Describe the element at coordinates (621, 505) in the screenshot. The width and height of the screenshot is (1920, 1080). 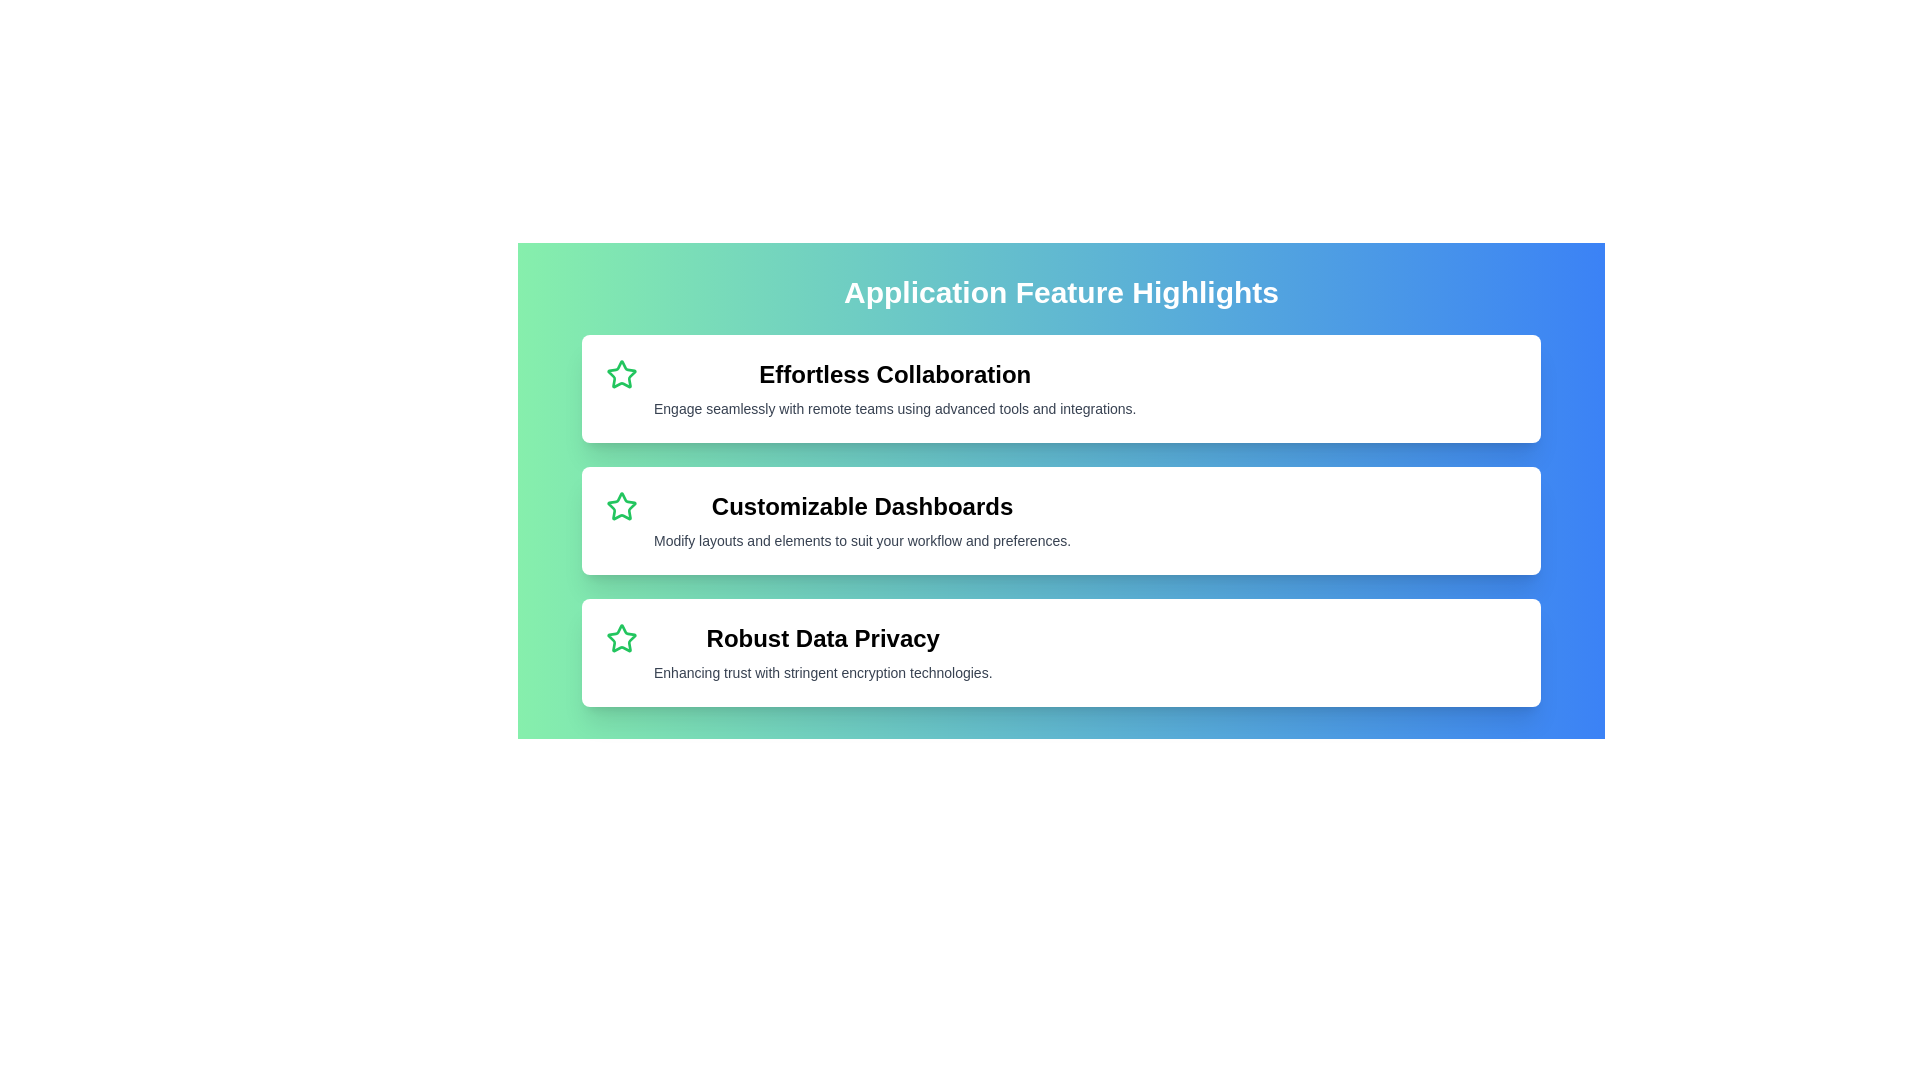
I see `the icon representing the feature highlight for 'Customizable Dashboards' to interact with the associated content` at that location.